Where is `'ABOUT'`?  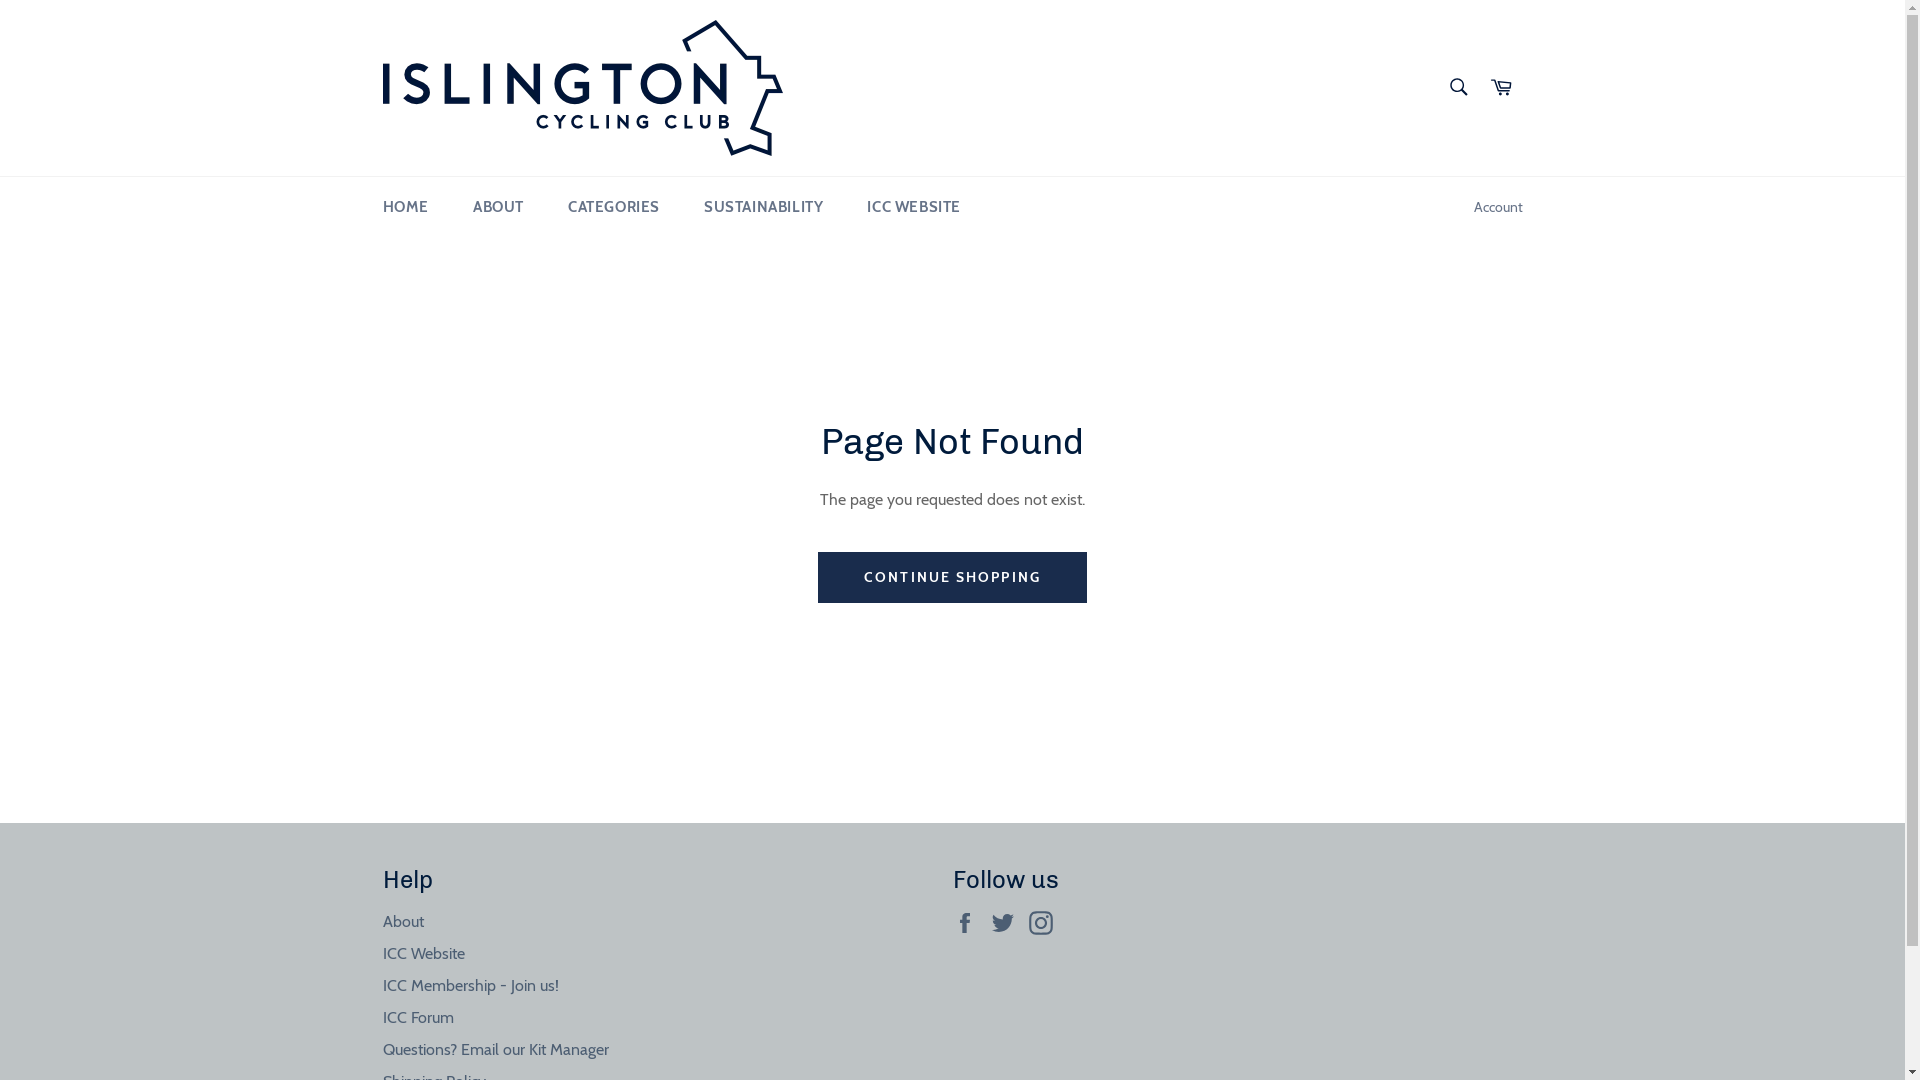 'ABOUT' is located at coordinates (498, 207).